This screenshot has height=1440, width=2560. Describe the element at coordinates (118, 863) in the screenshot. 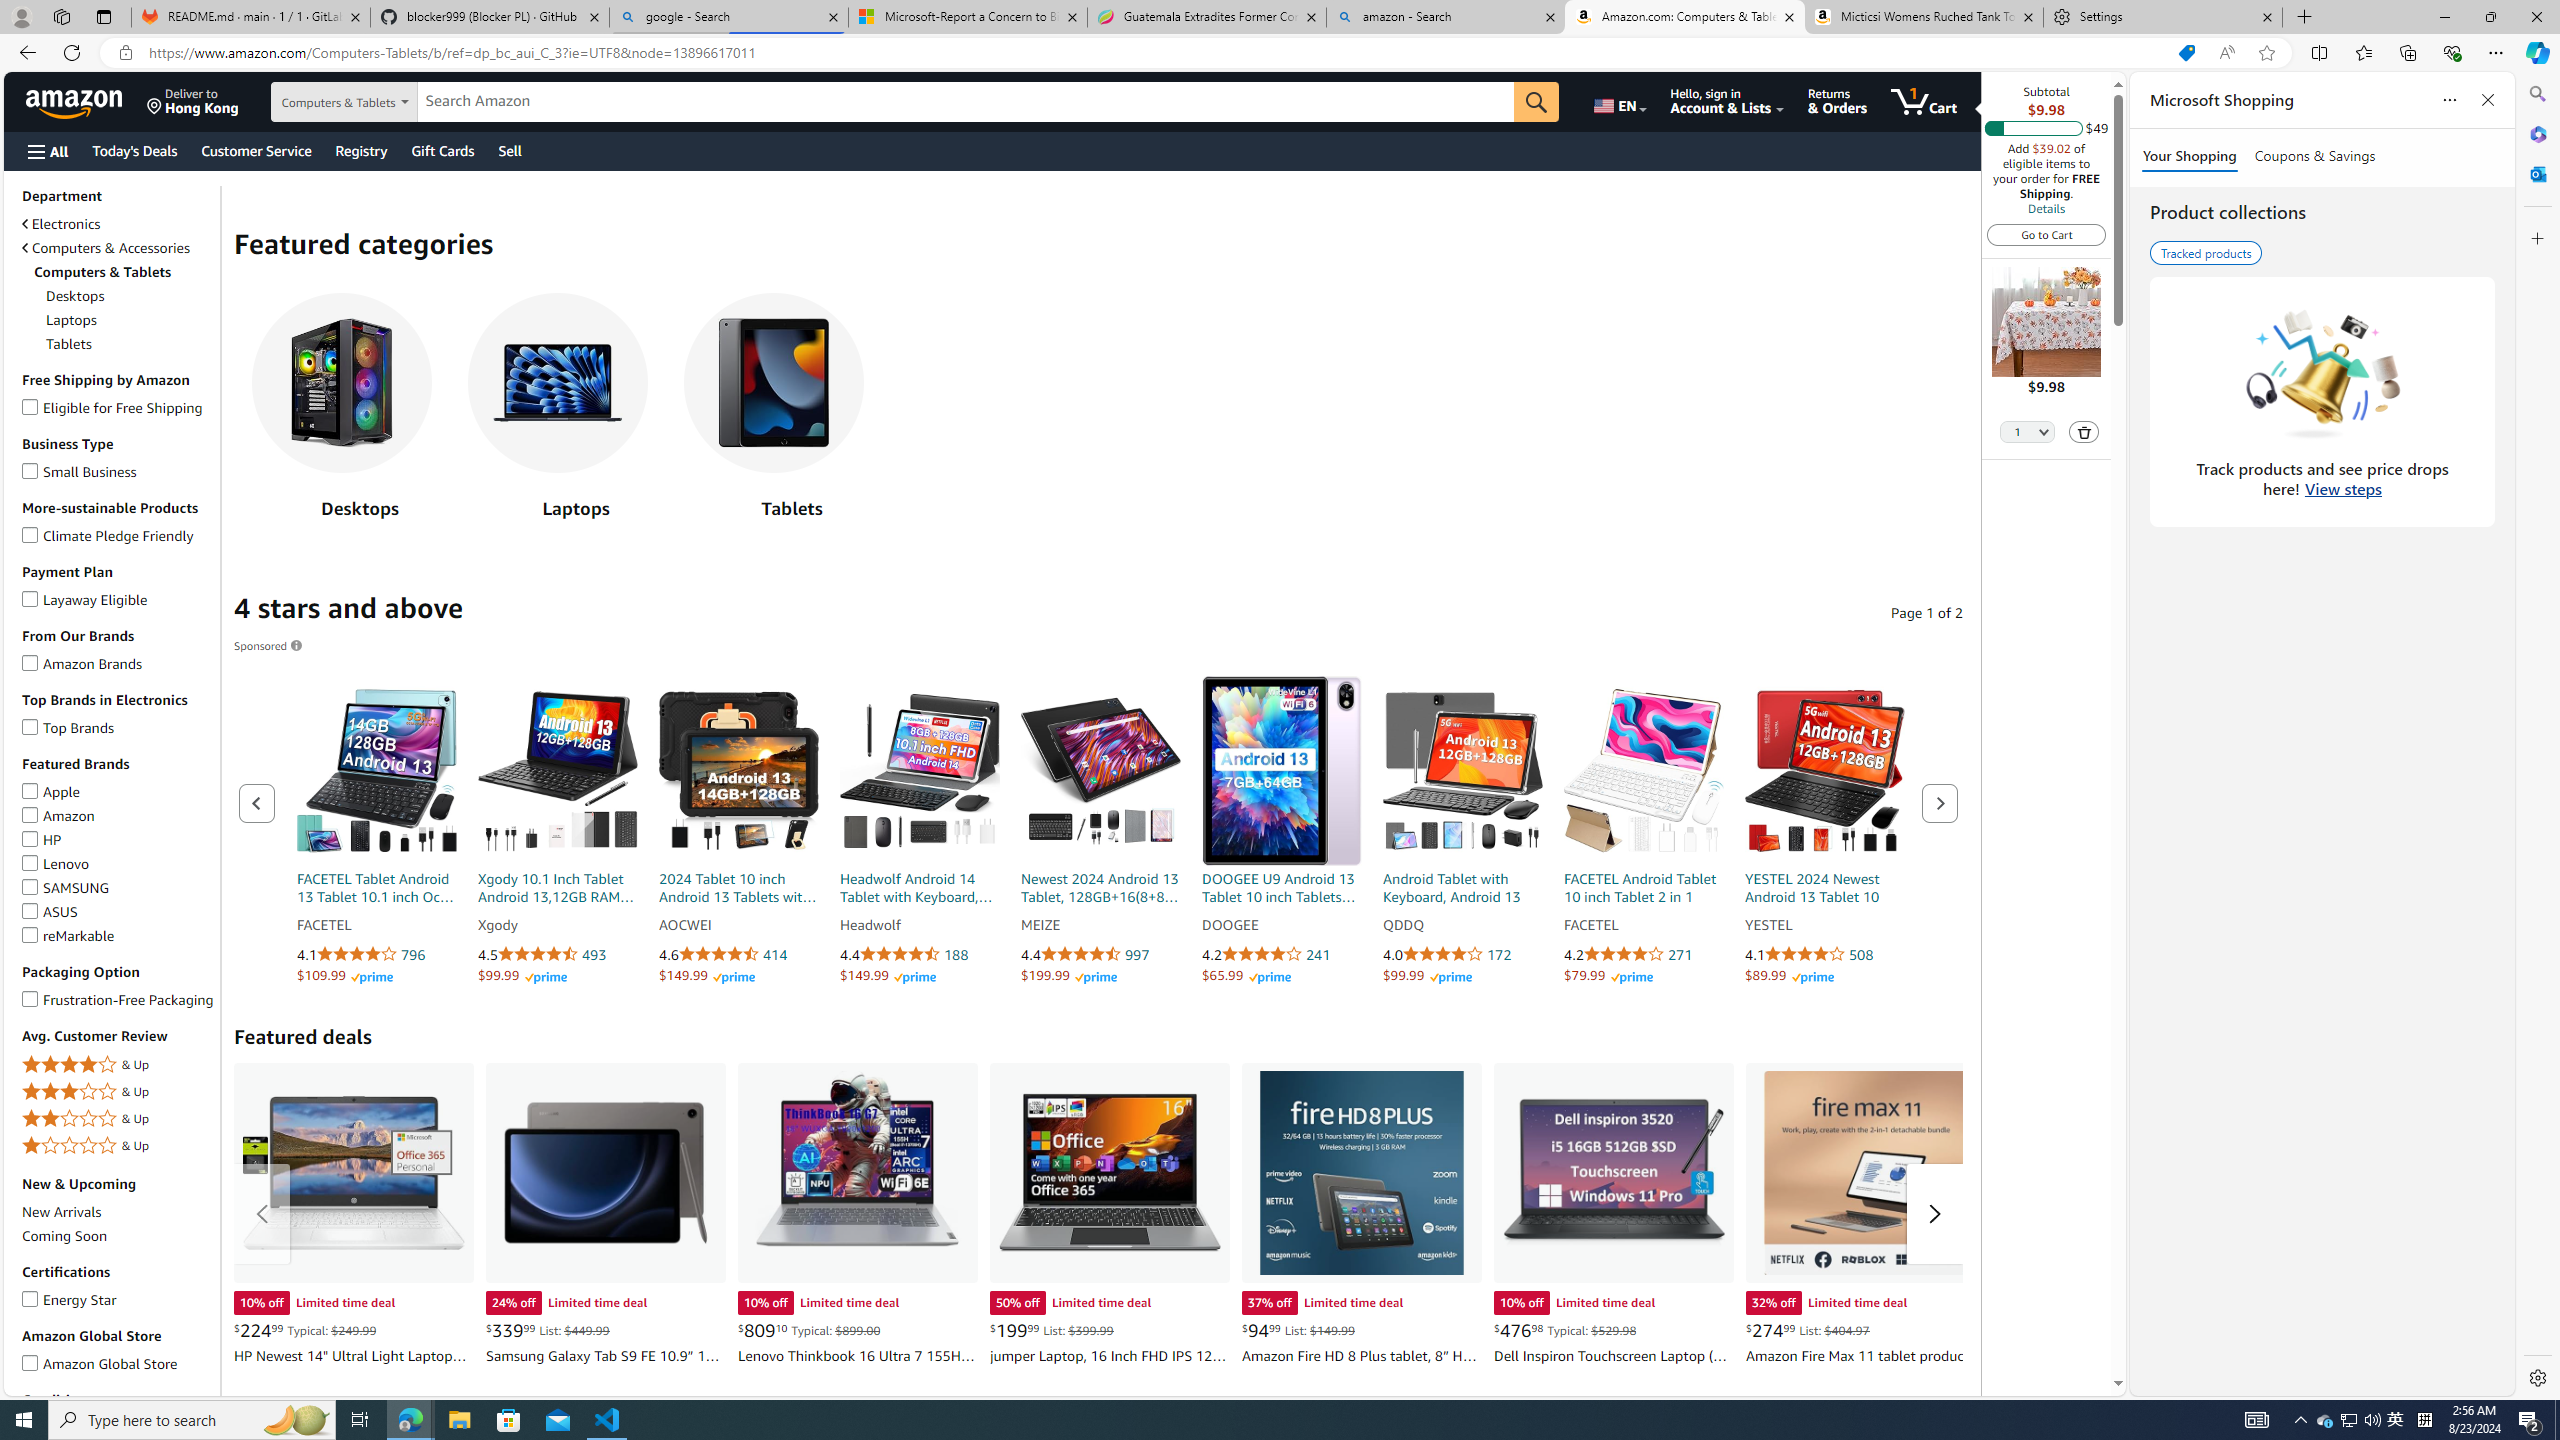

I see `'LenovoLenovo'` at that location.